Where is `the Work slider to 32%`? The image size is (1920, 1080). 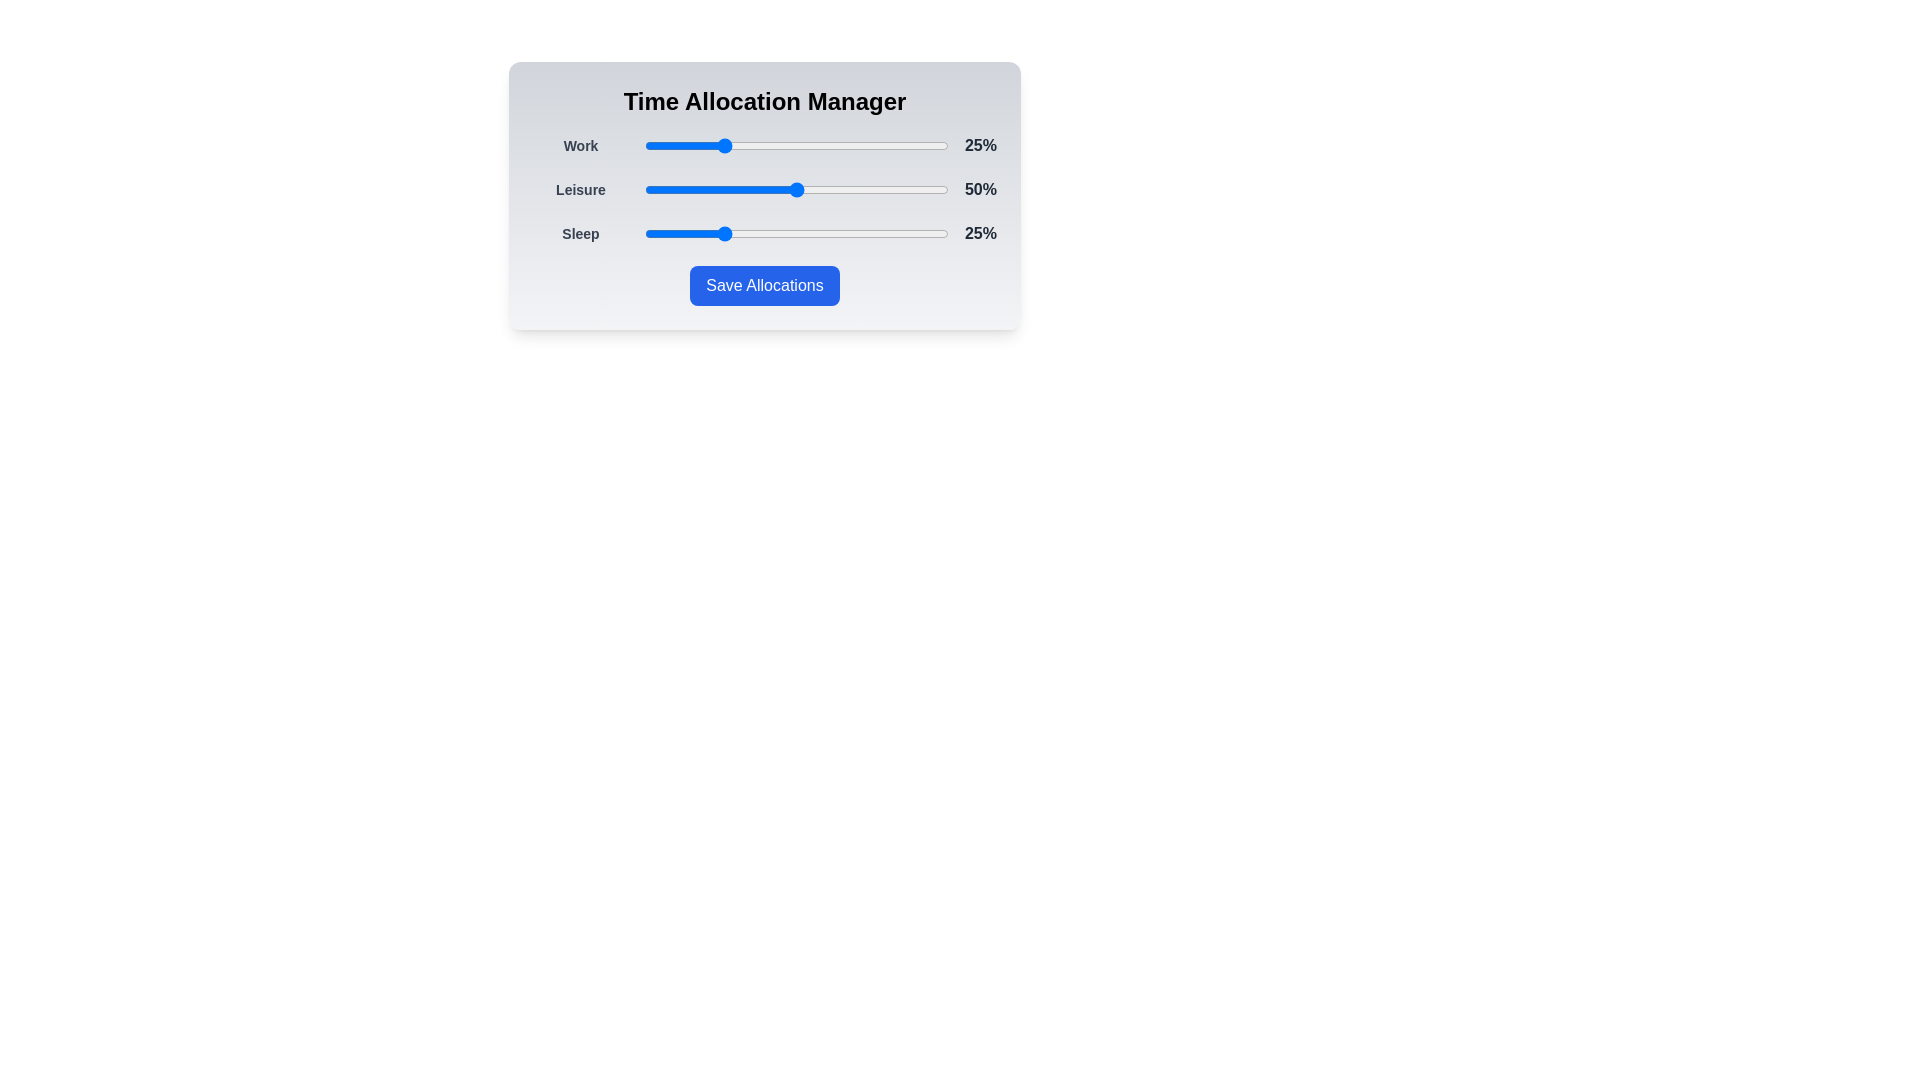 the Work slider to 32% is located at coordinates (740, 145).